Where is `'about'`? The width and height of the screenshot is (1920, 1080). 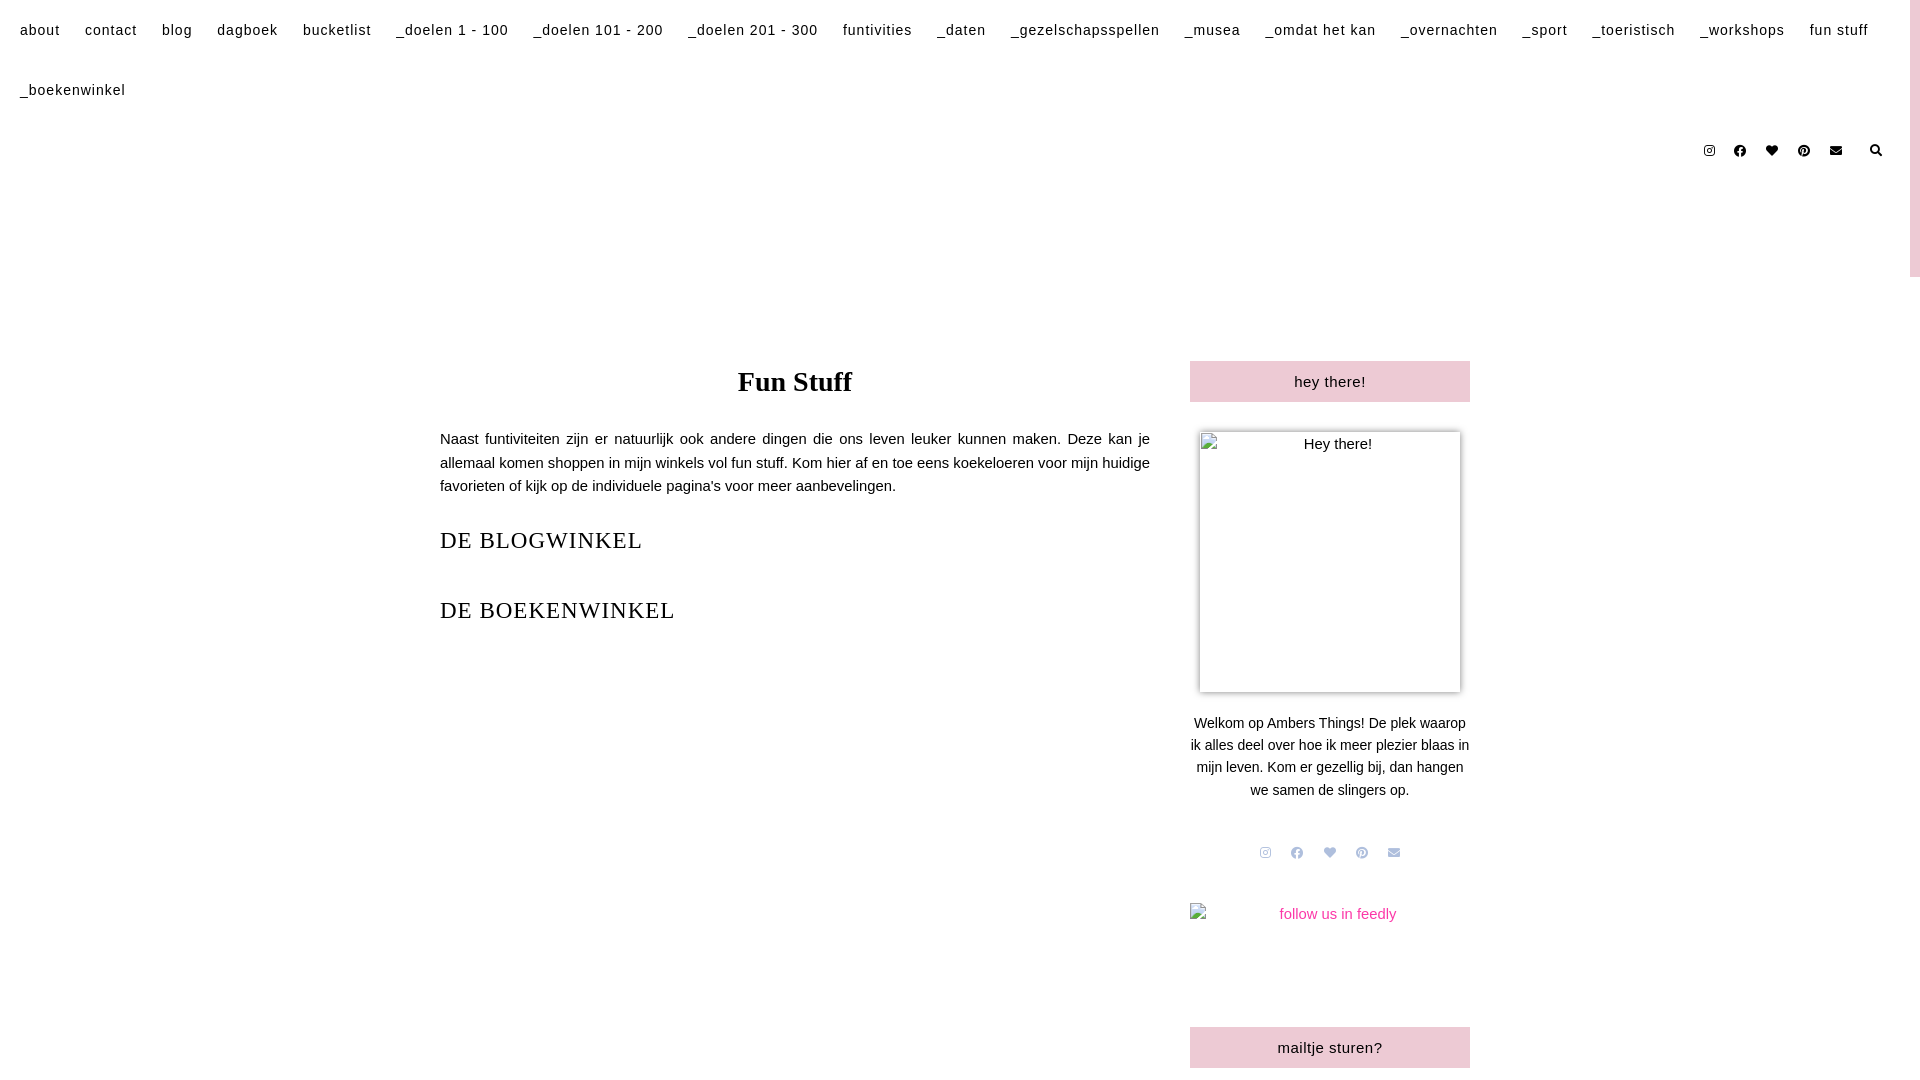
'about' is located at coordinates (39, 30).